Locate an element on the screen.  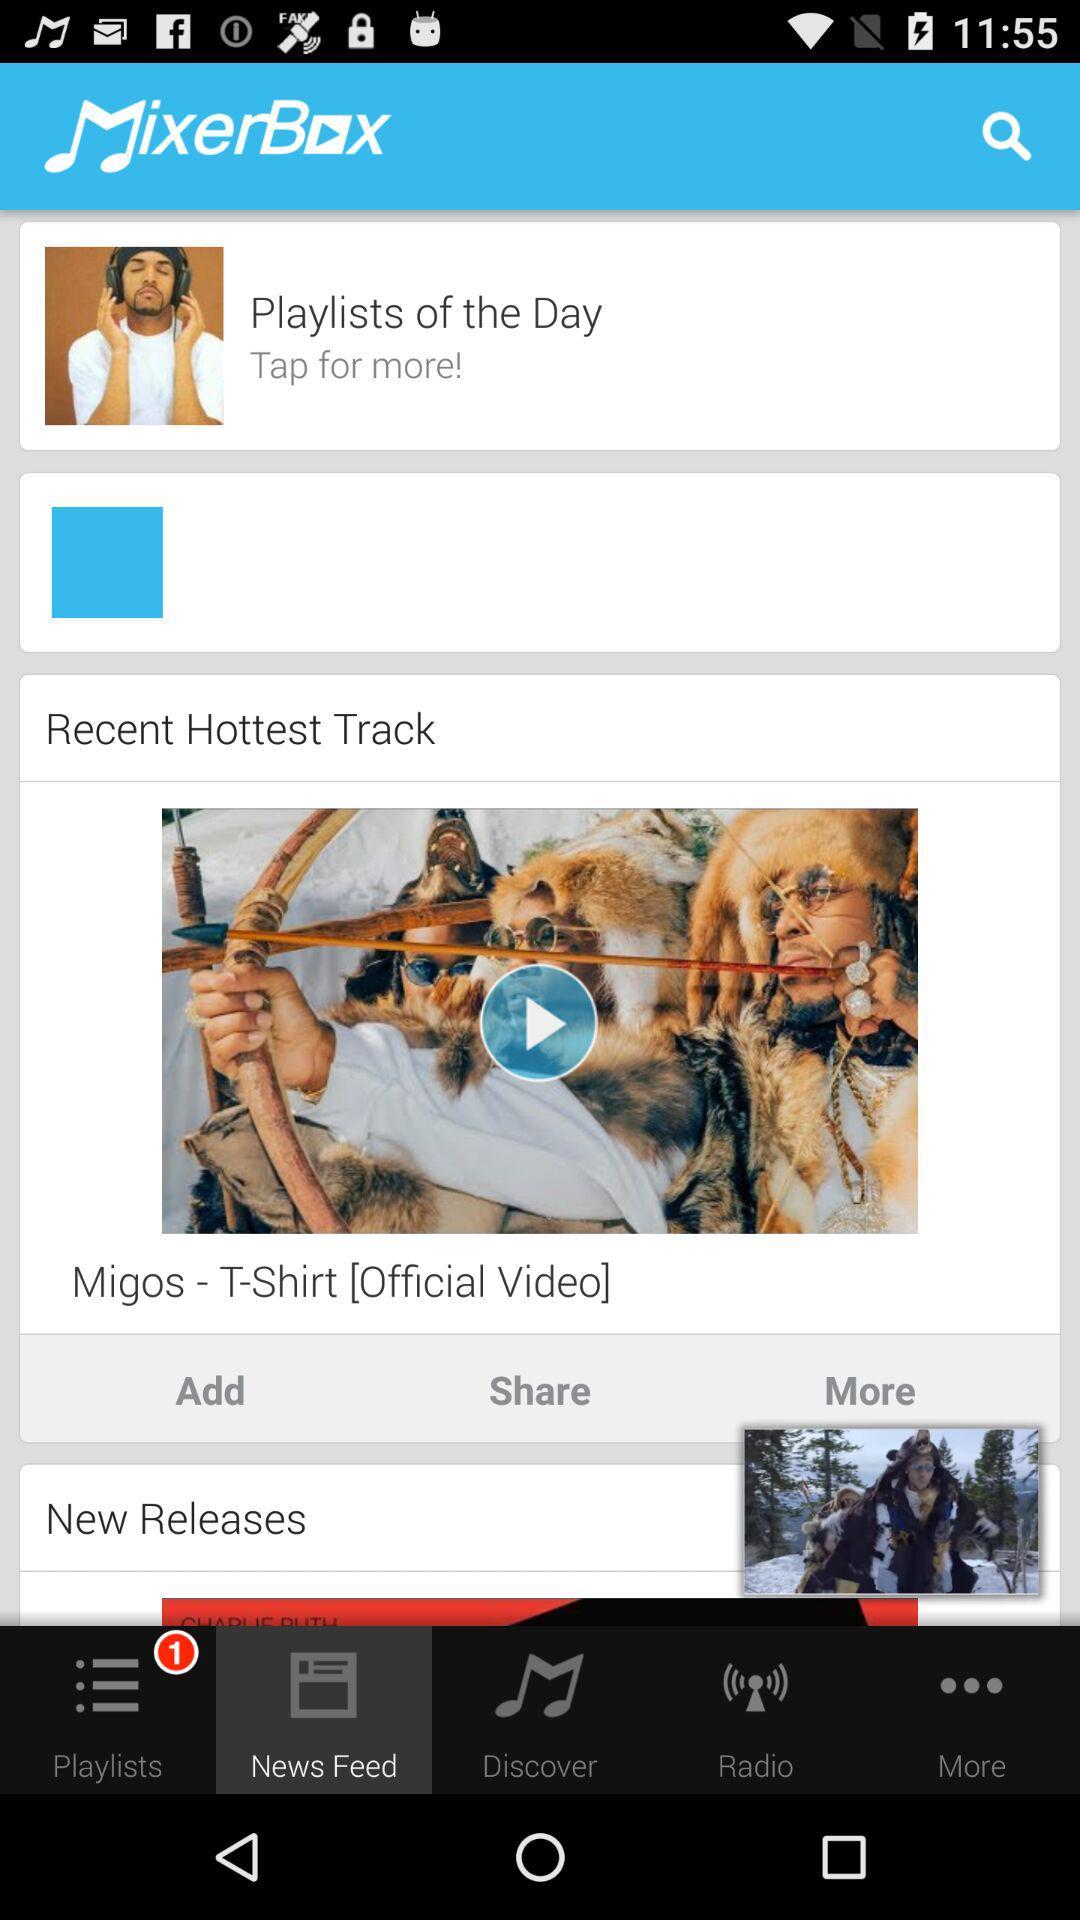
the icon below add app is located at coordinates (175, 1517).